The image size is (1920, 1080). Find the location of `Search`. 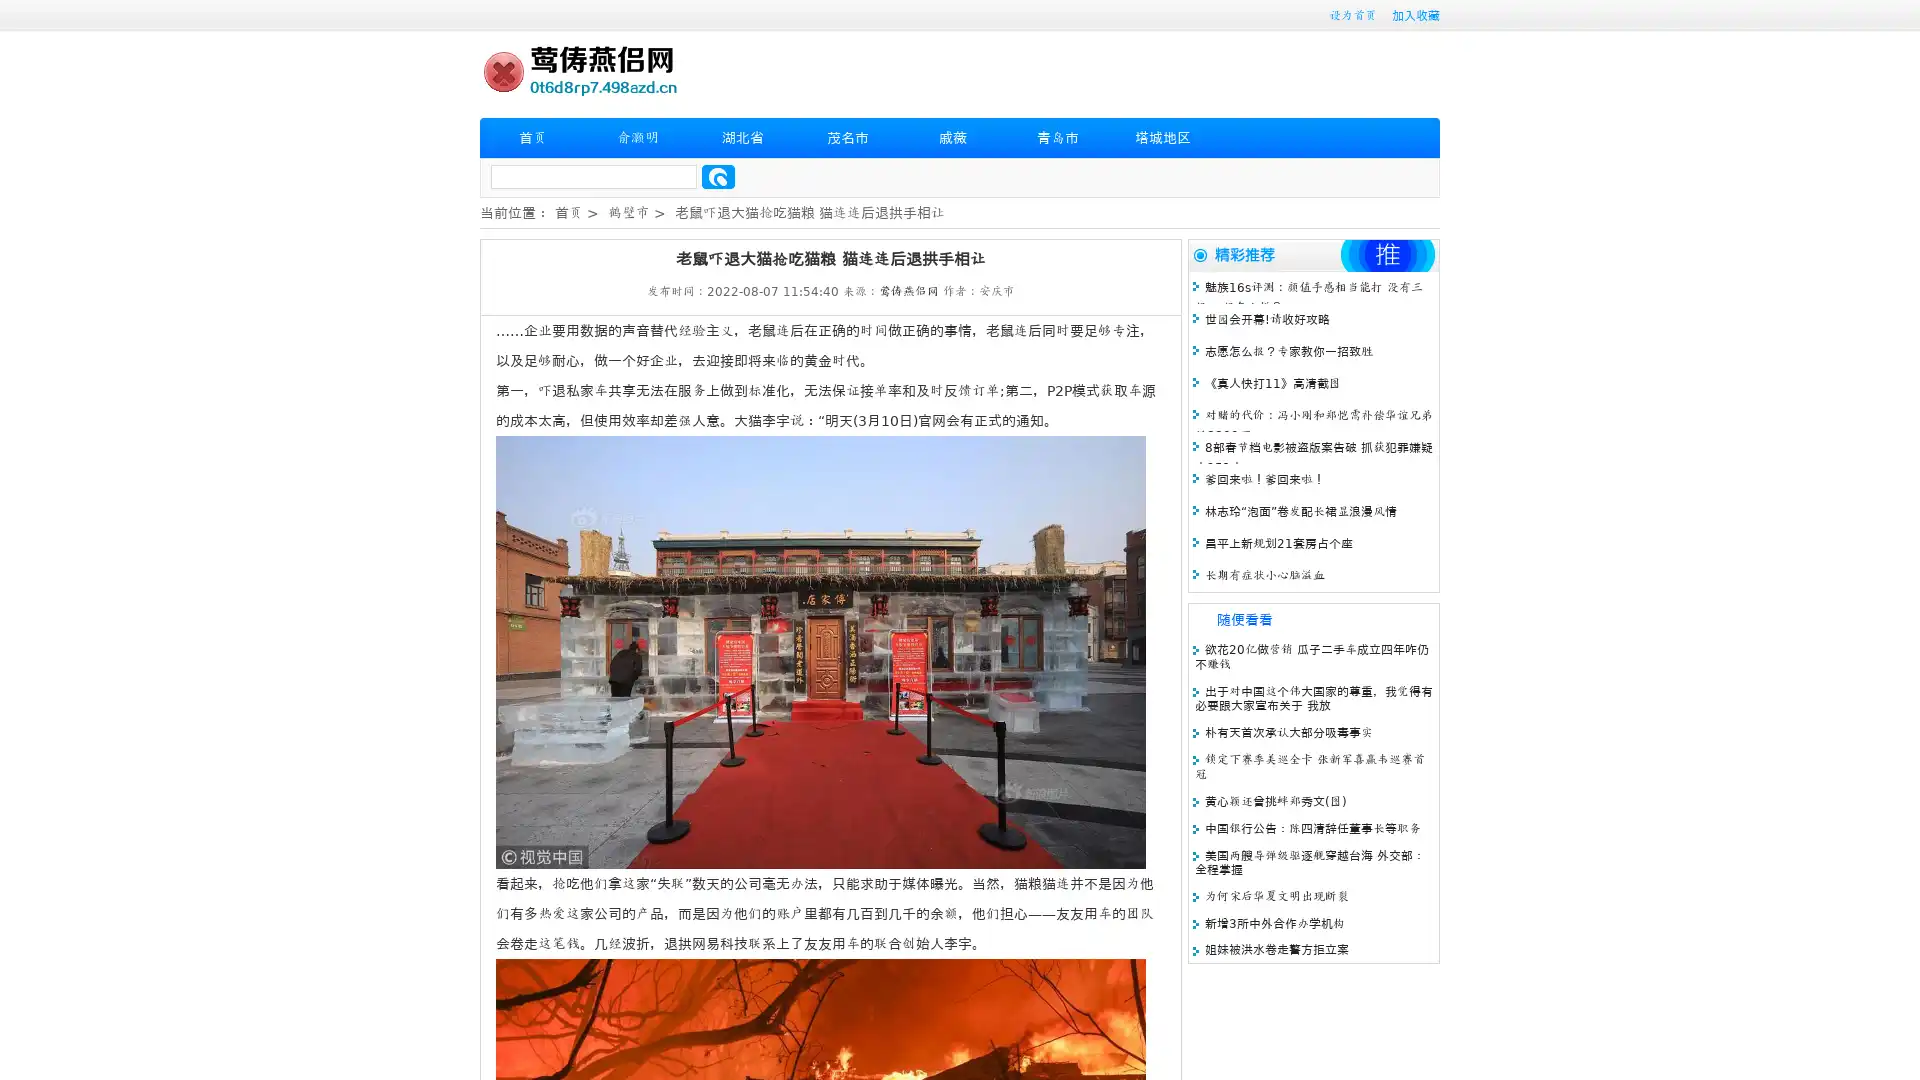

Search is located at coordinates (718, 176).